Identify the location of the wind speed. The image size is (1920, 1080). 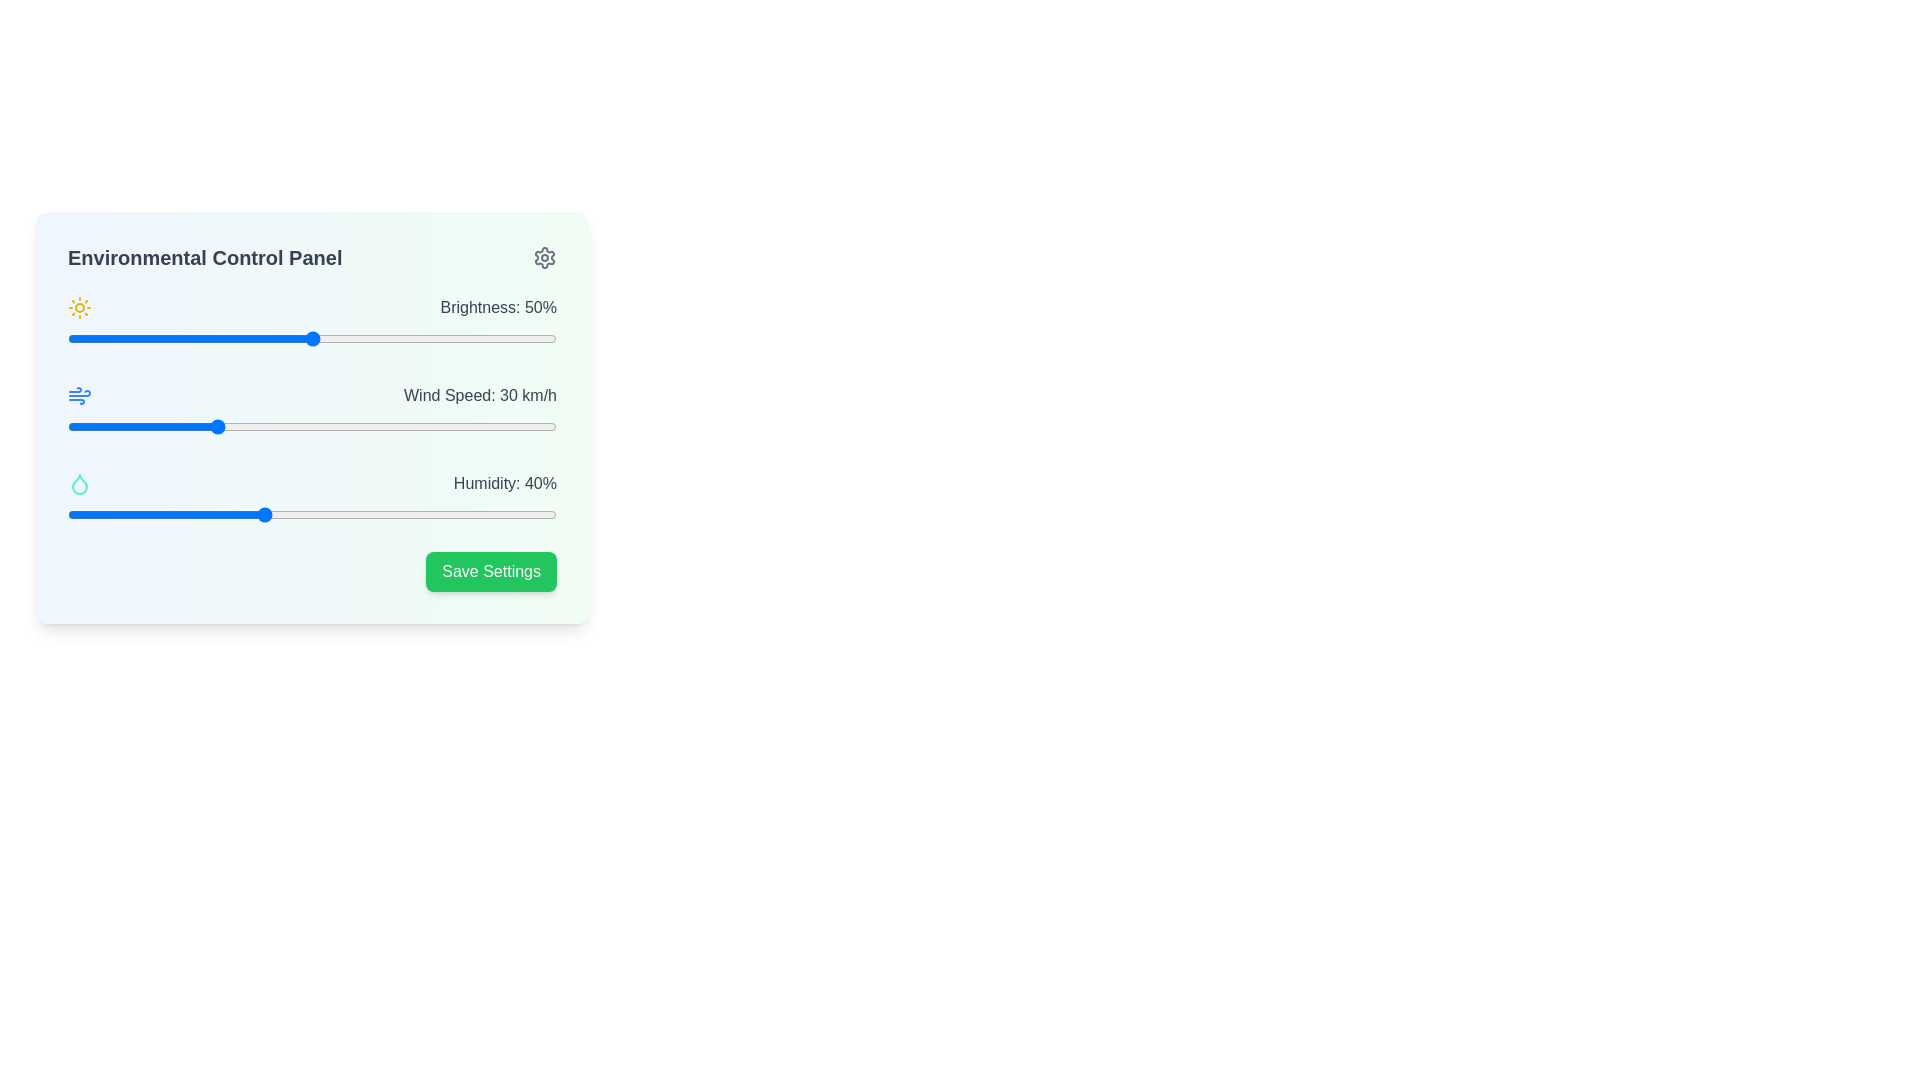
(257, 426).